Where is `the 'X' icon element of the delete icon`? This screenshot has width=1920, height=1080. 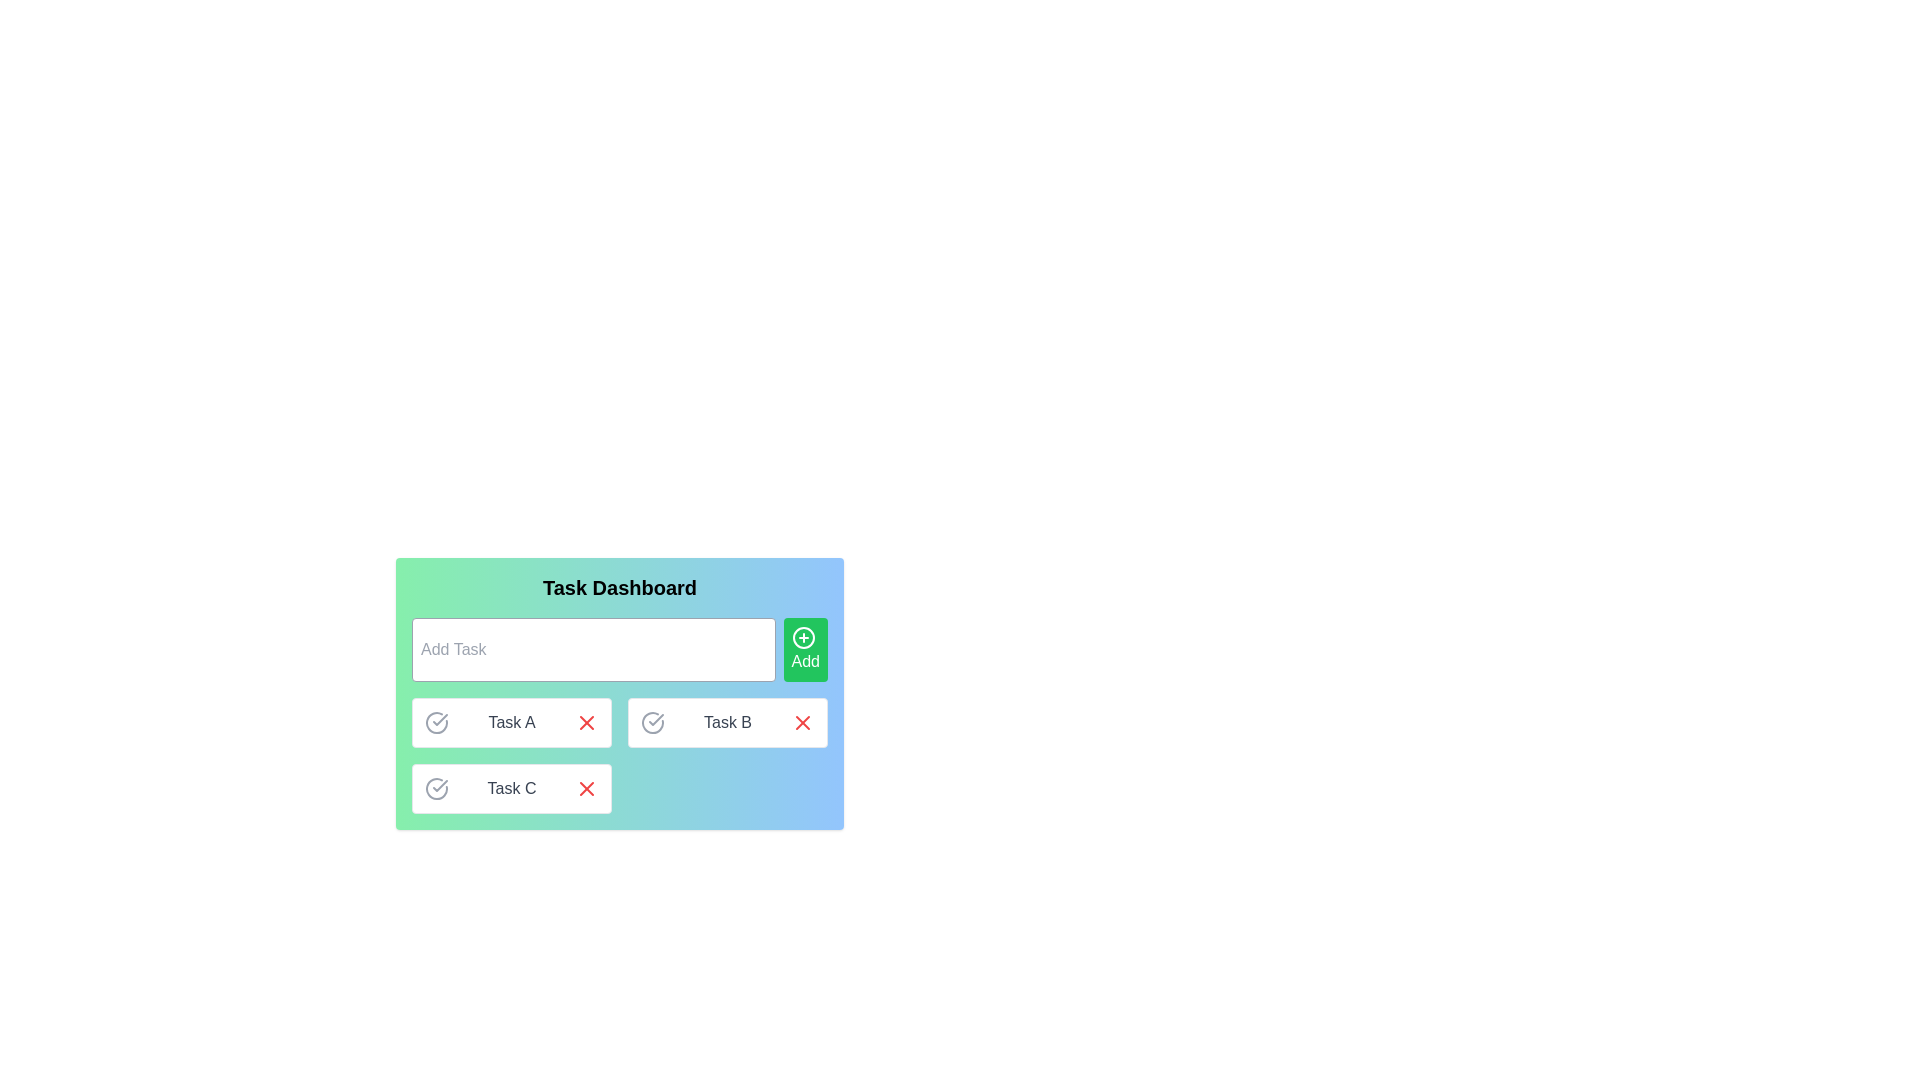
the 'X' icon element of the delete icon is located at coordinates (585, 722).